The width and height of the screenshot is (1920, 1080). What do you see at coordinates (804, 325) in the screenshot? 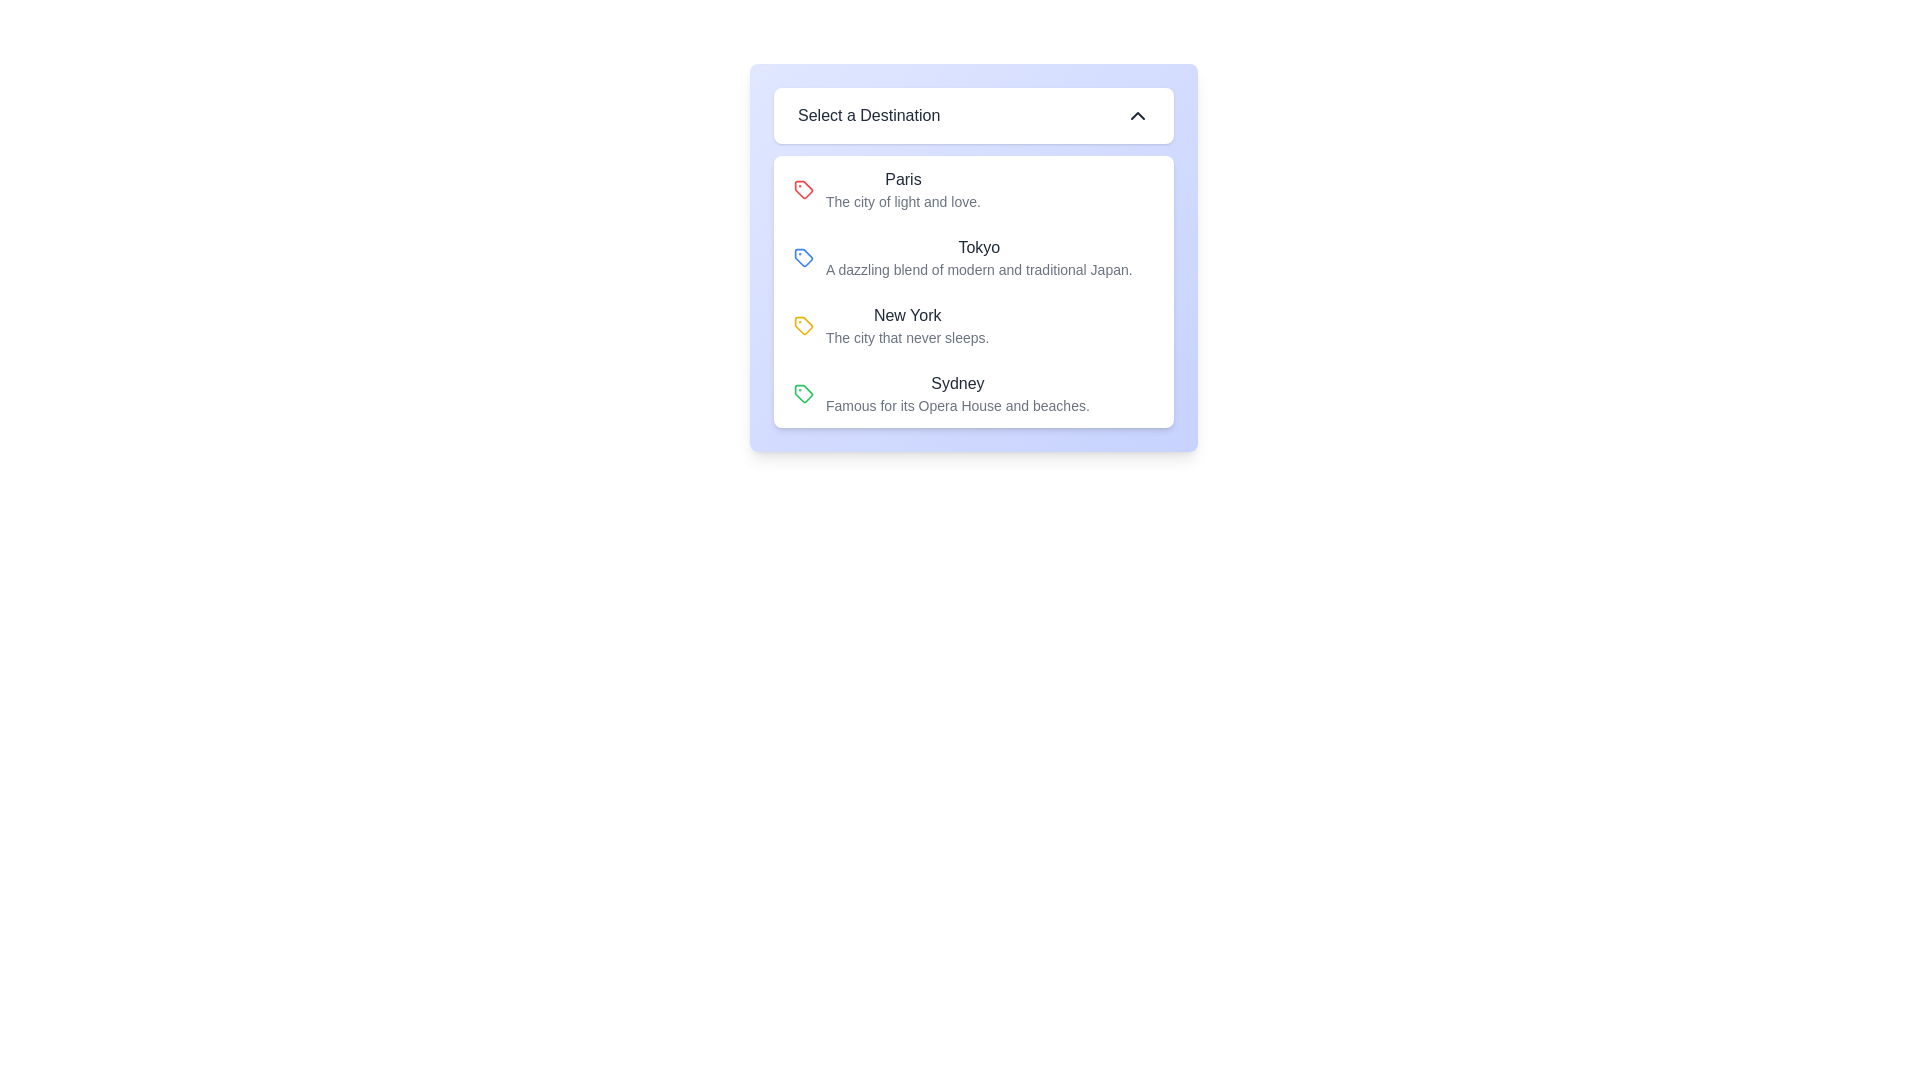
I see `the yellow tag icon located to the left of the text 'New York' in the dropdown menu` at bounding box center [804, 325].